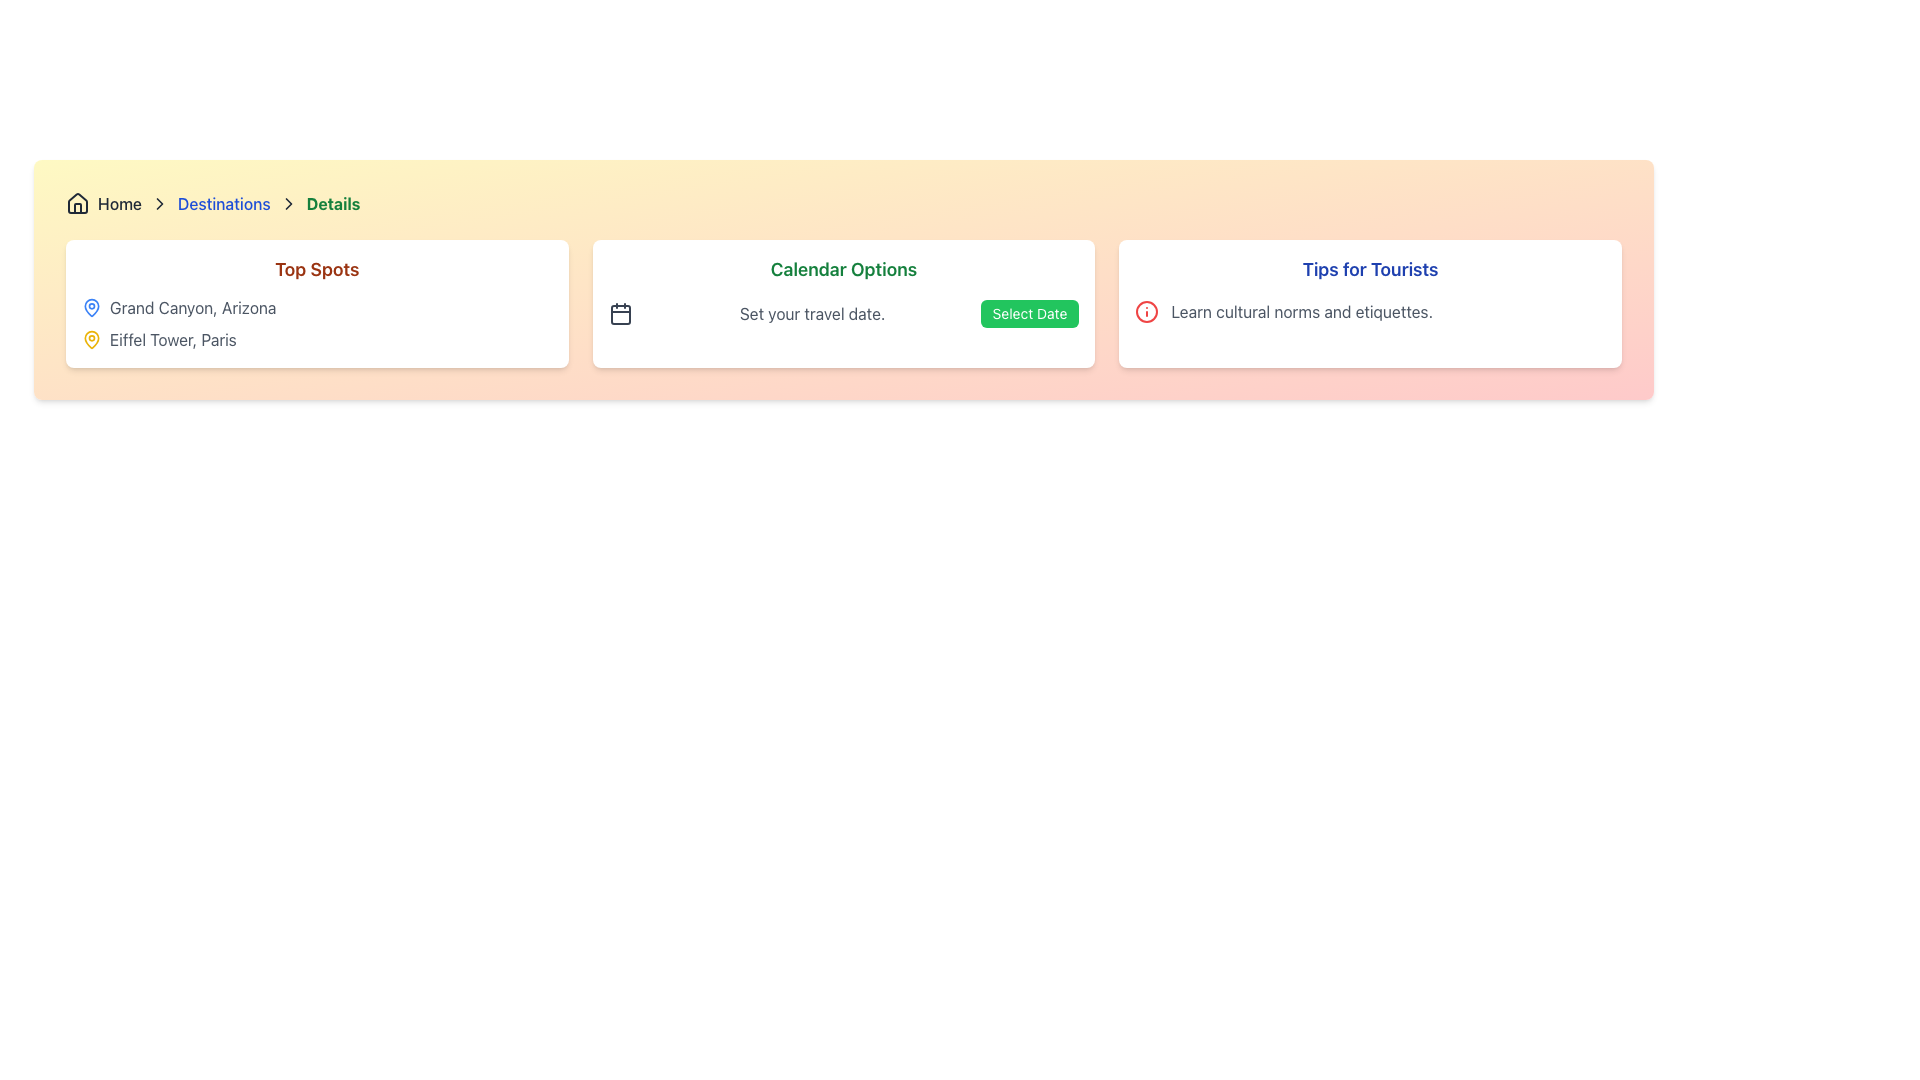  I want to click on the arrow icon located to the right of the 'Destinations' text in the breadcrumb navigation bar to interact with it, so click(287, 204).